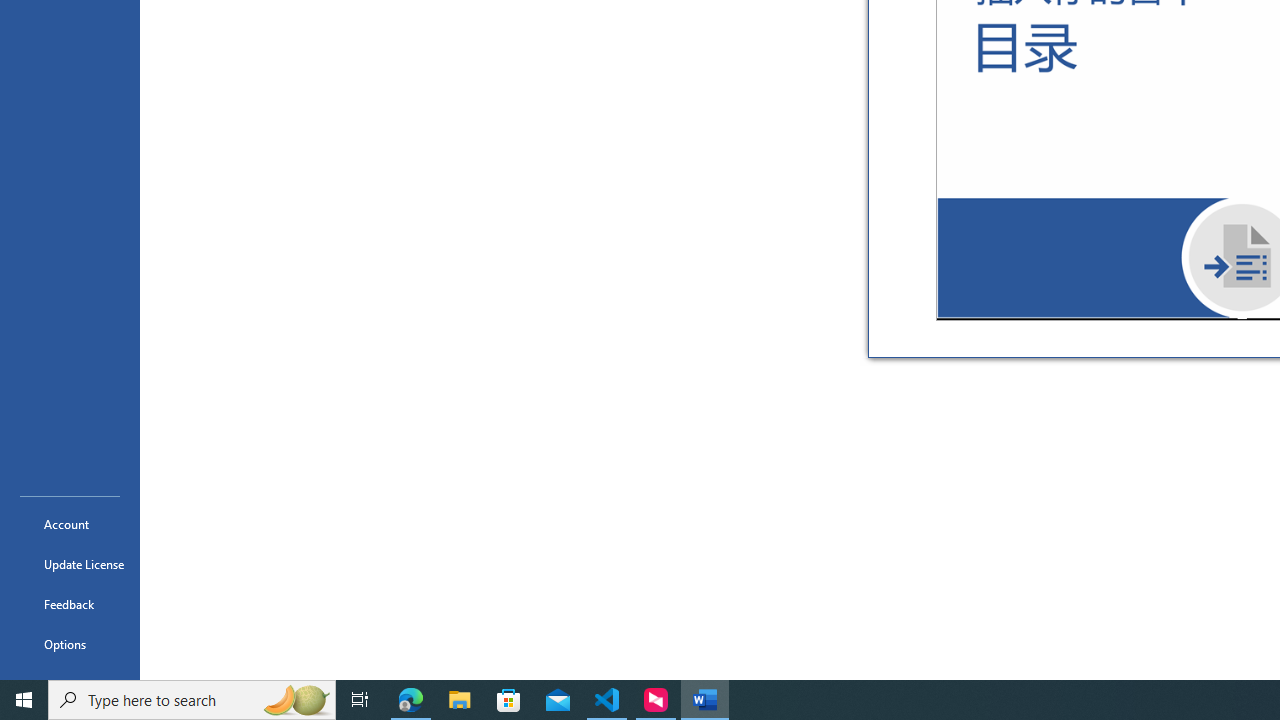 This screenshot has height=720, width=1280. Describe the element at coordinates (69, 523) in the screenshot. I see `'Account'` at that location.